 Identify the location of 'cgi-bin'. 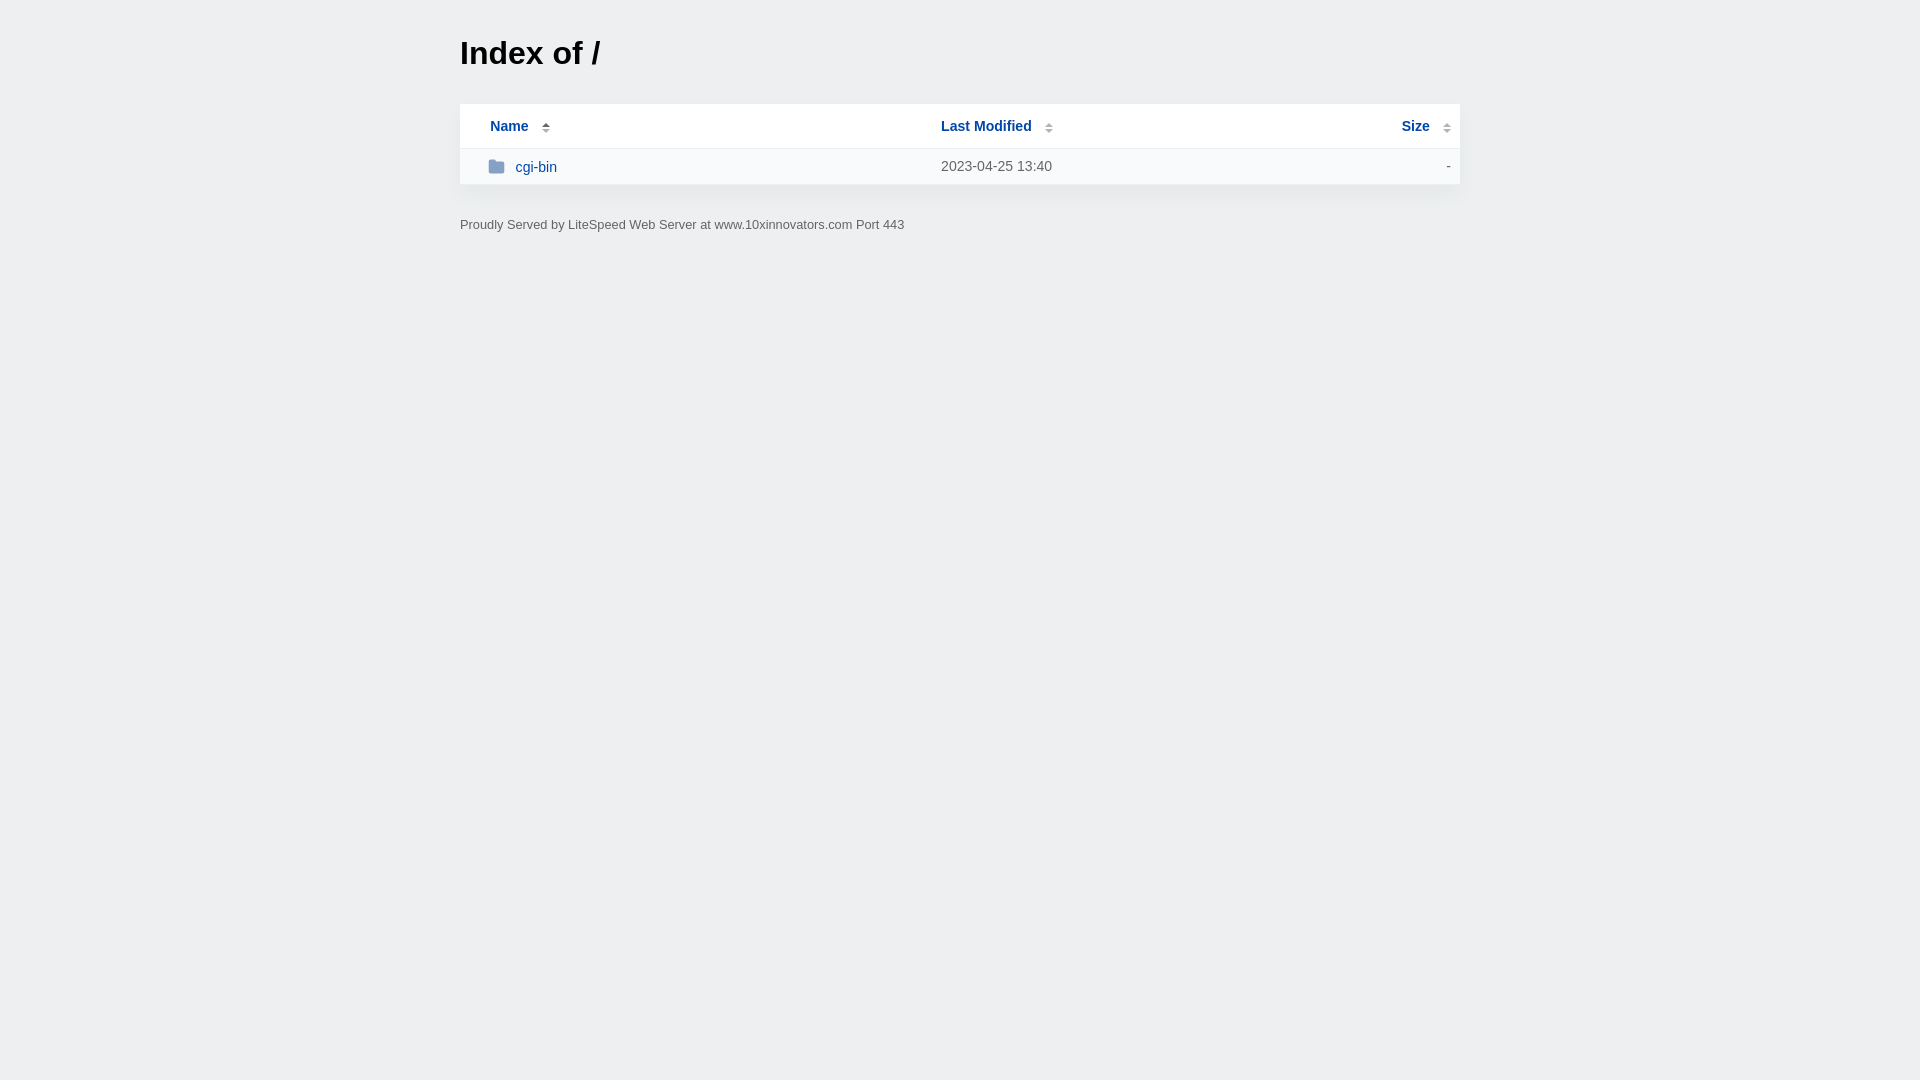
(705, 165).